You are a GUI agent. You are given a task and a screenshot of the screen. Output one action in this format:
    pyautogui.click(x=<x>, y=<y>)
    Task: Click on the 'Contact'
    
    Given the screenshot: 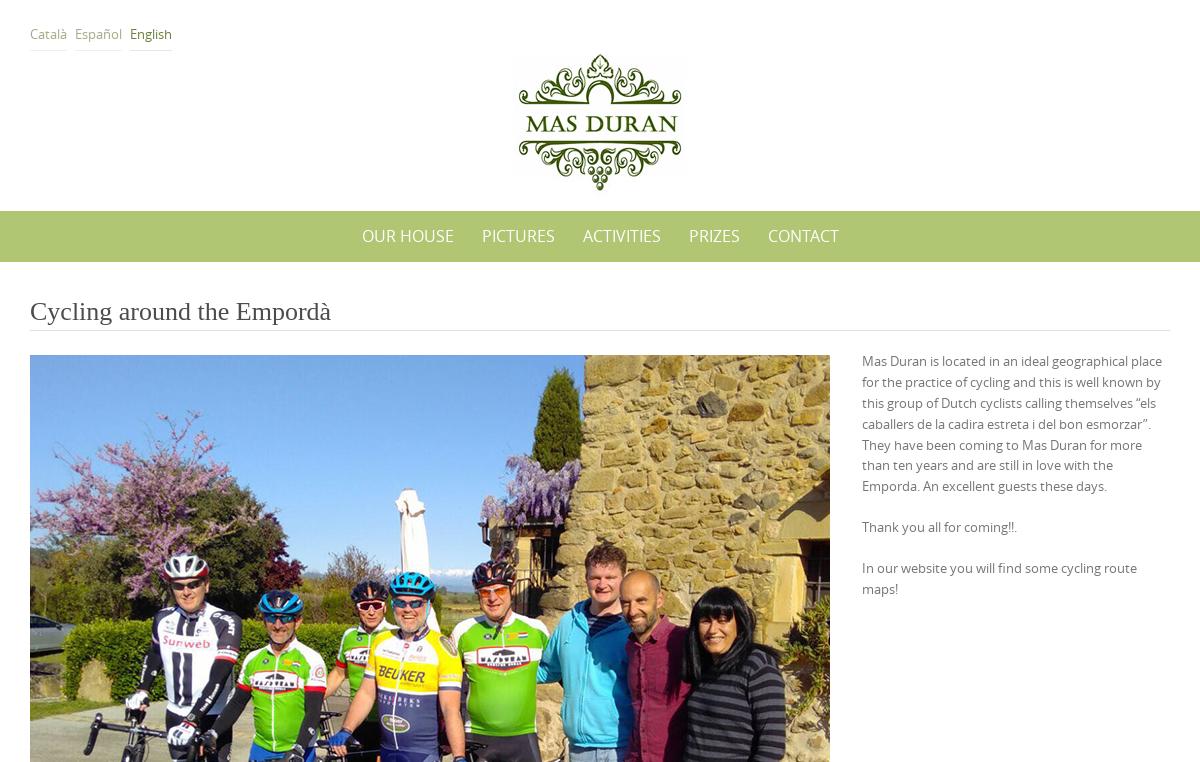 What is the action you would take?
    pyautogui.click(x=801, y=235)
    